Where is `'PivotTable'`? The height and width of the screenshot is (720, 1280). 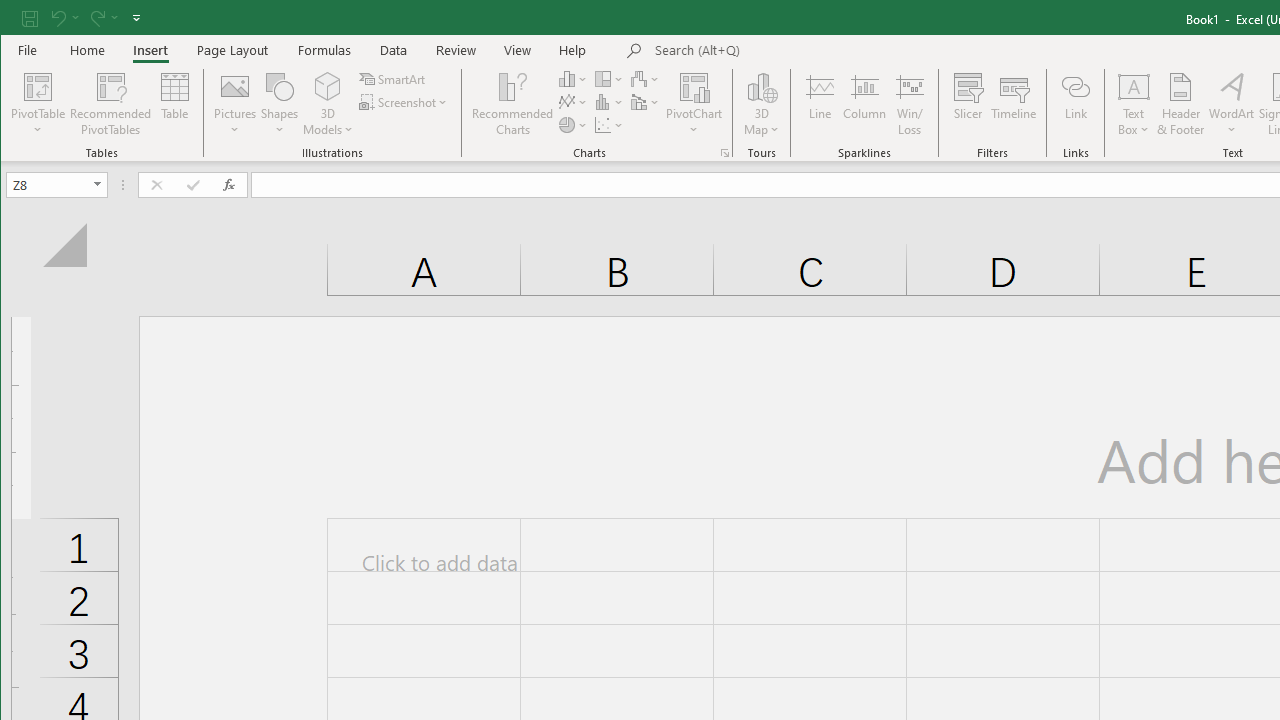 'PivotTable' is located at coordinates (38, 85).